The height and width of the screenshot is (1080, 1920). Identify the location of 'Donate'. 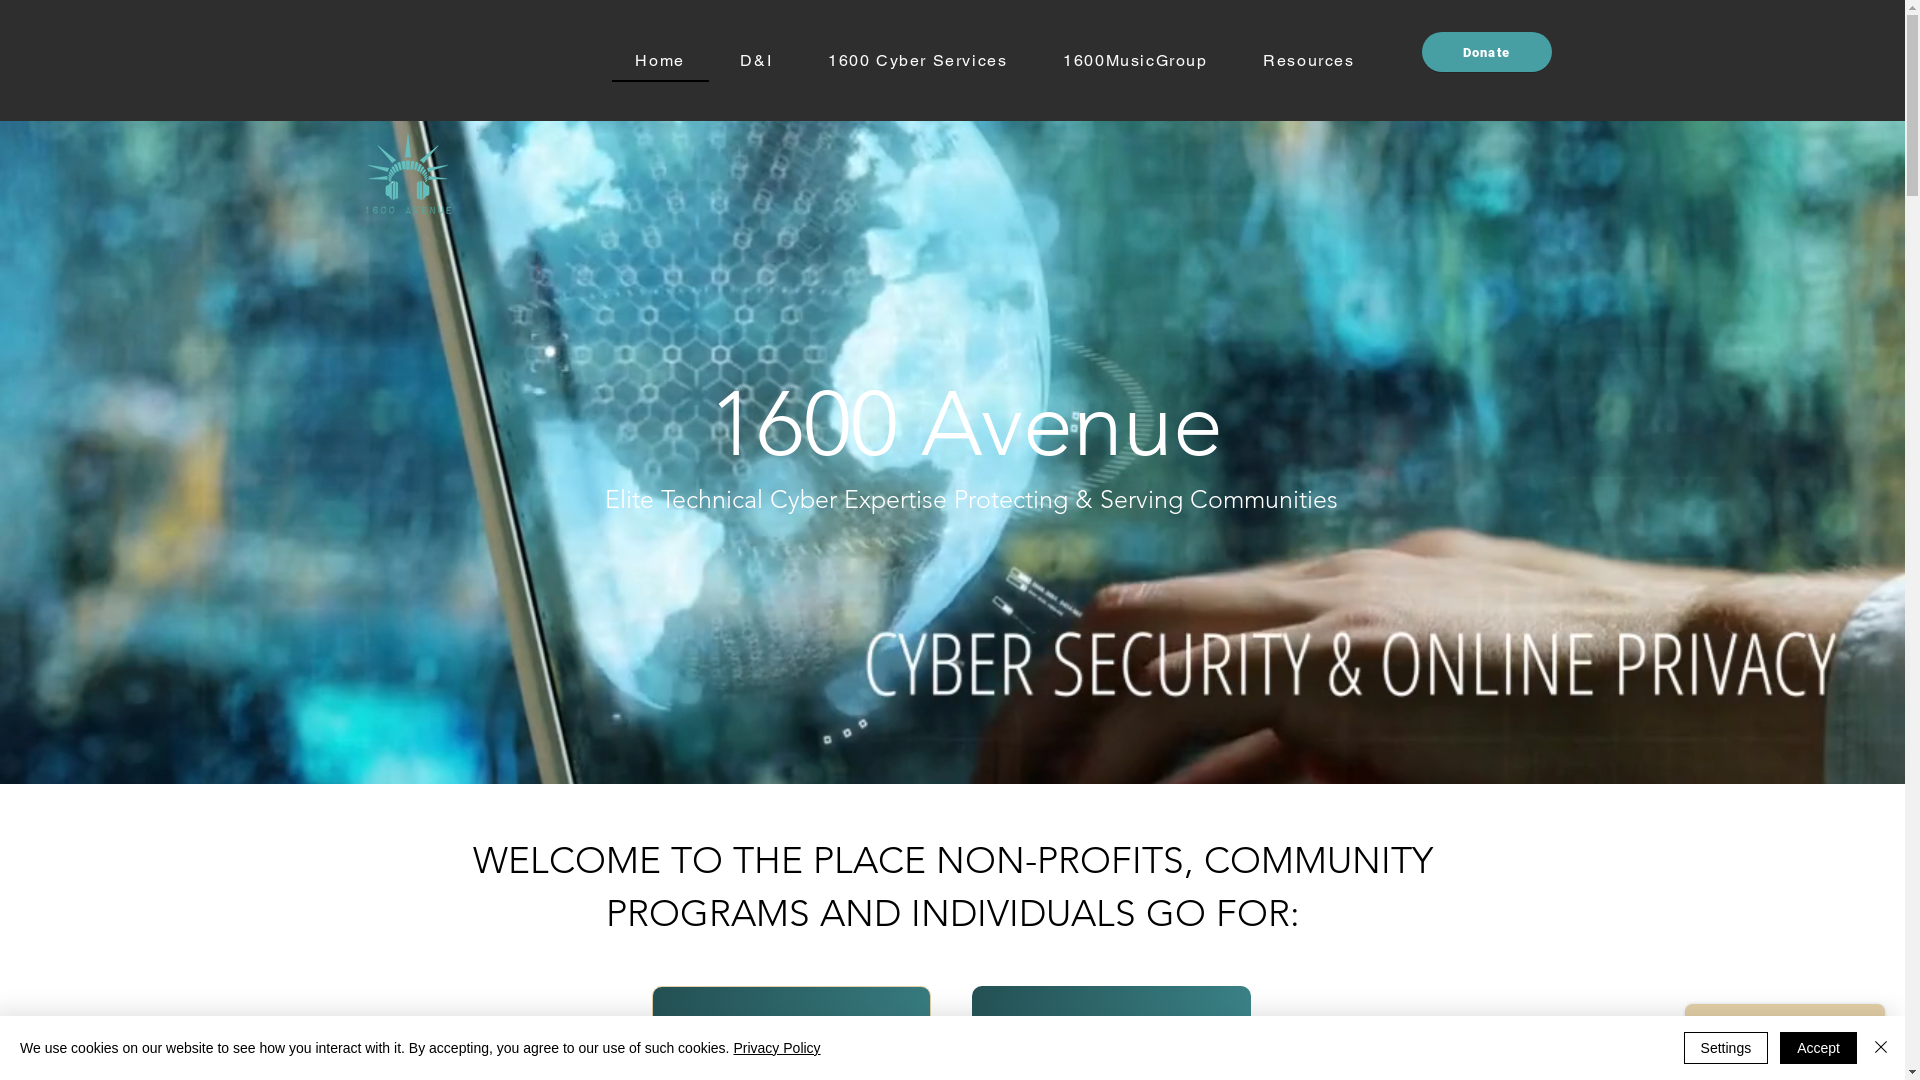
(1487, 50).